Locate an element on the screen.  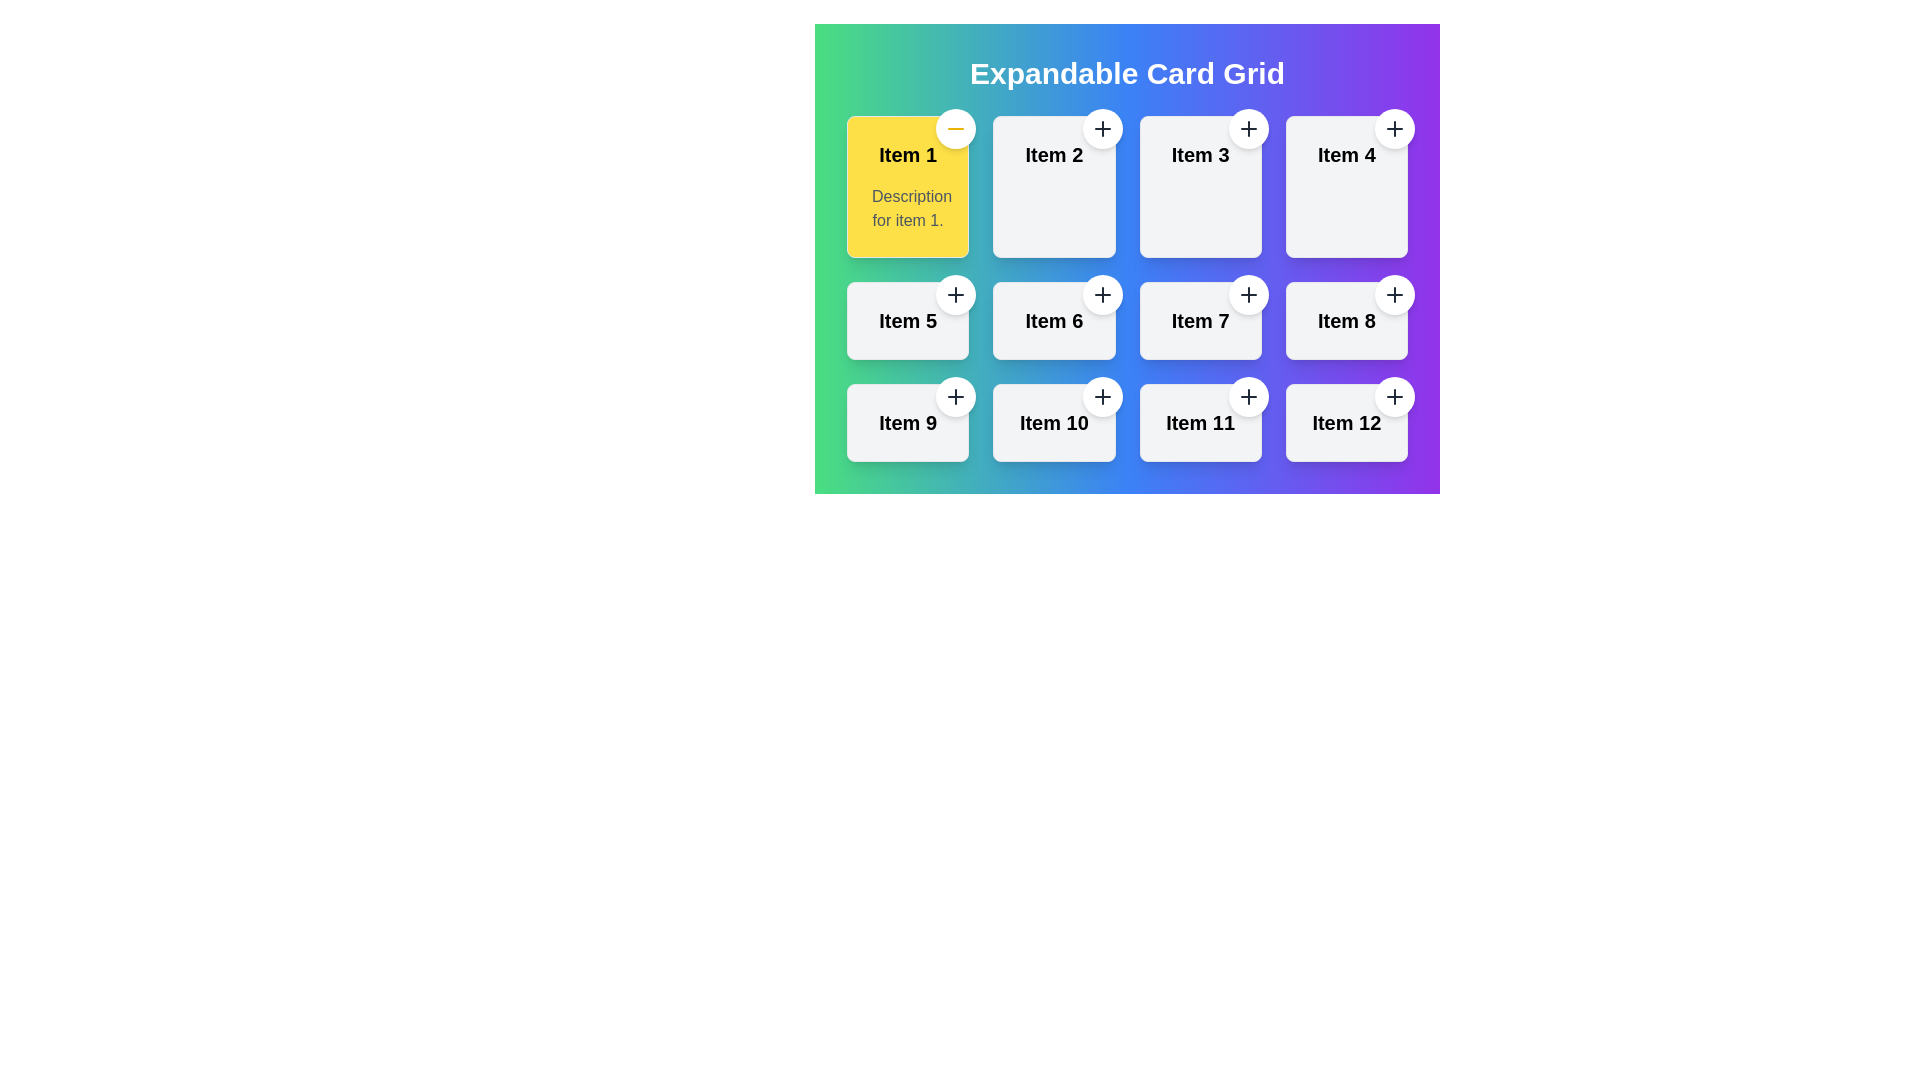
the text label displaying 'Item 6' which is prominently styled in bold within a soft gray rectangular card is located at coordinates (1053, 319).